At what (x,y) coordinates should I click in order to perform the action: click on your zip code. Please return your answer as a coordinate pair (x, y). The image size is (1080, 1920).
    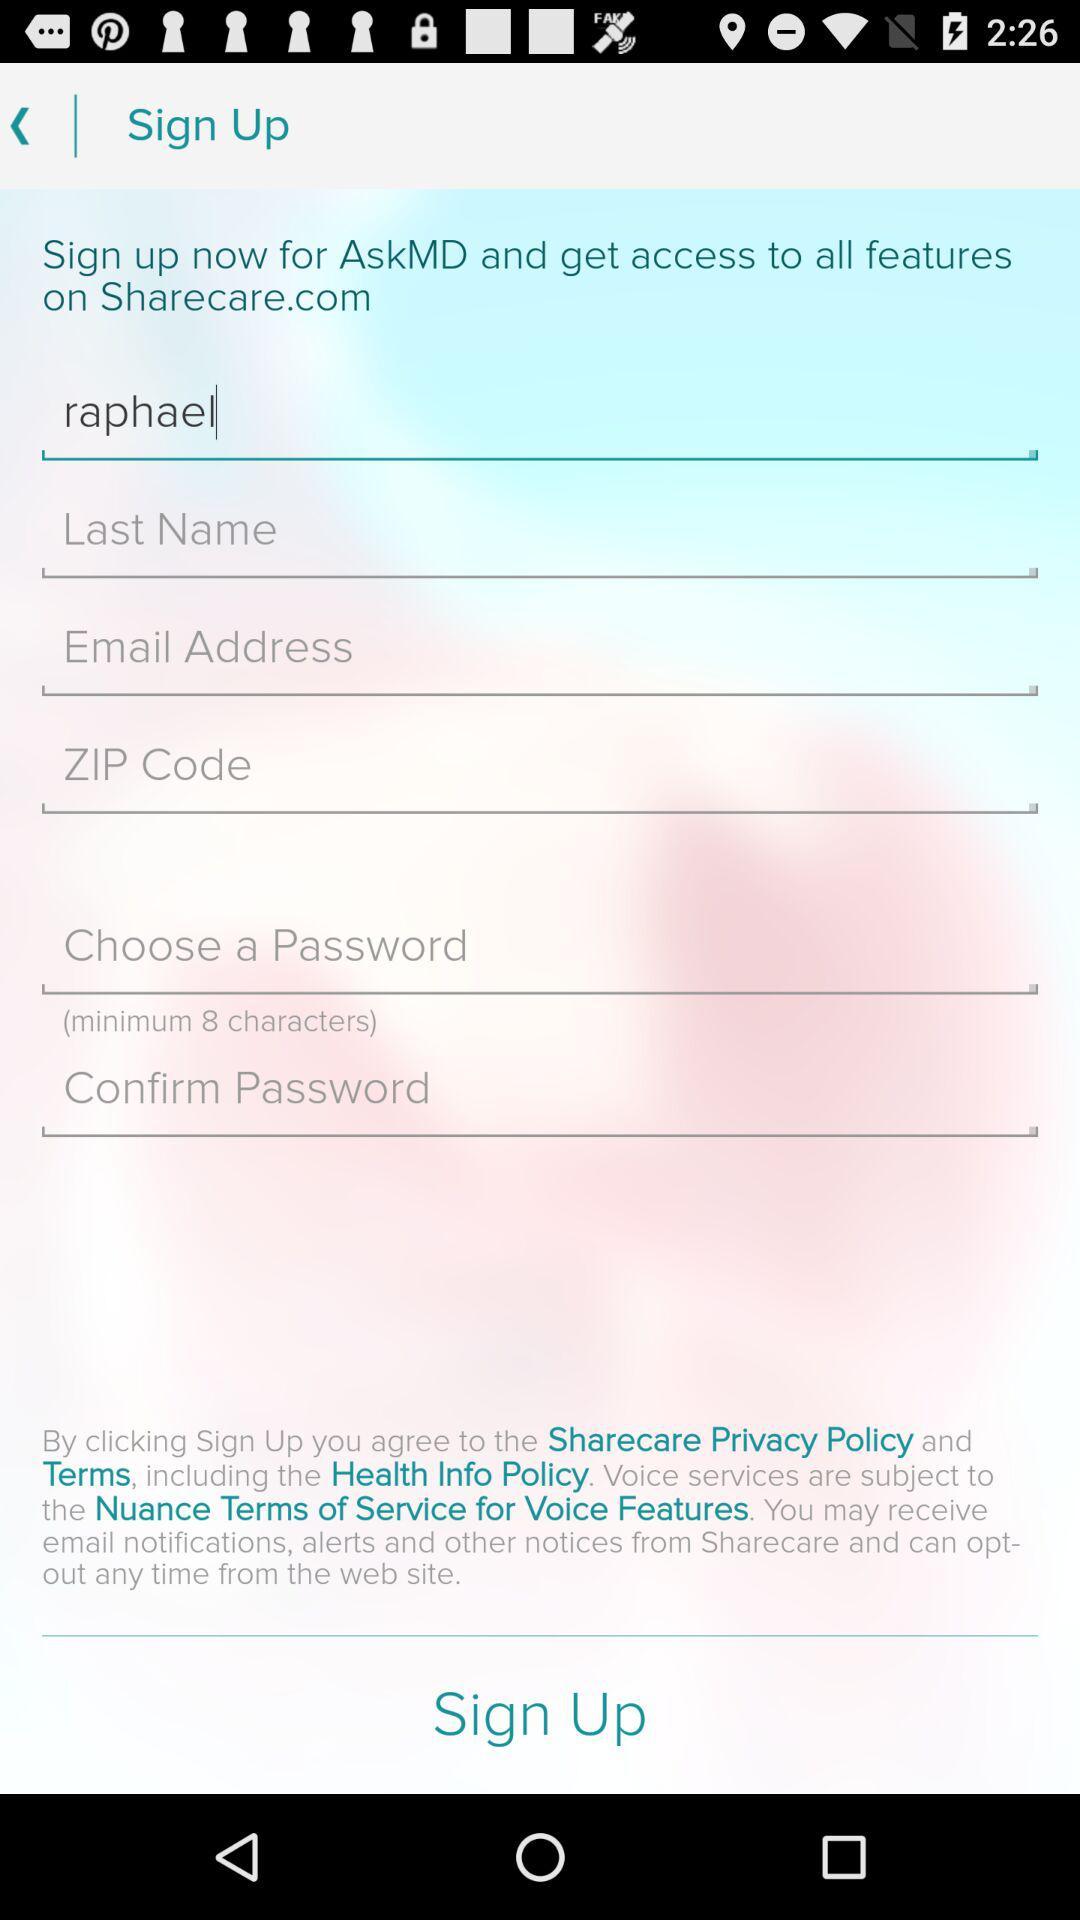
    Looking at the image, I should click on (540, 764).